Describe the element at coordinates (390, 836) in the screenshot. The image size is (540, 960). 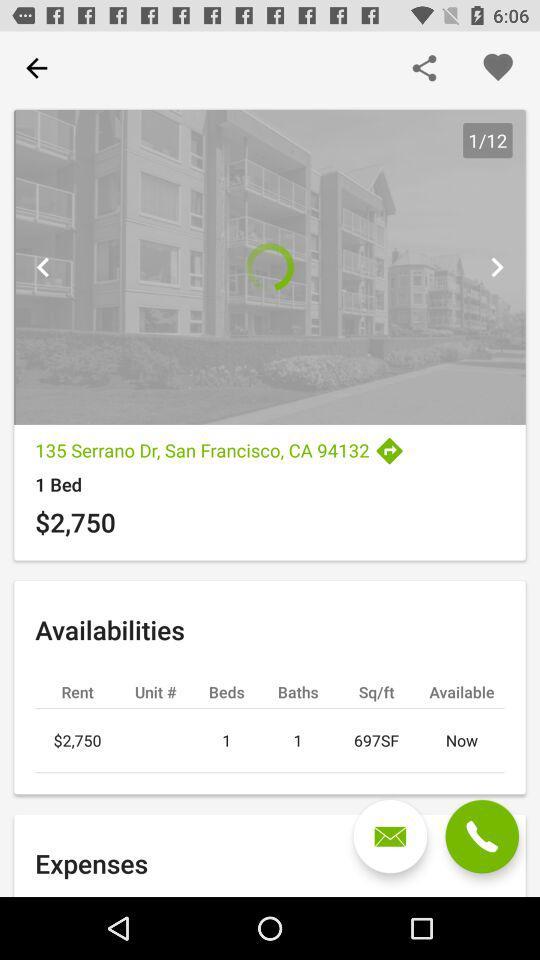
I see `the email icon` at that location.